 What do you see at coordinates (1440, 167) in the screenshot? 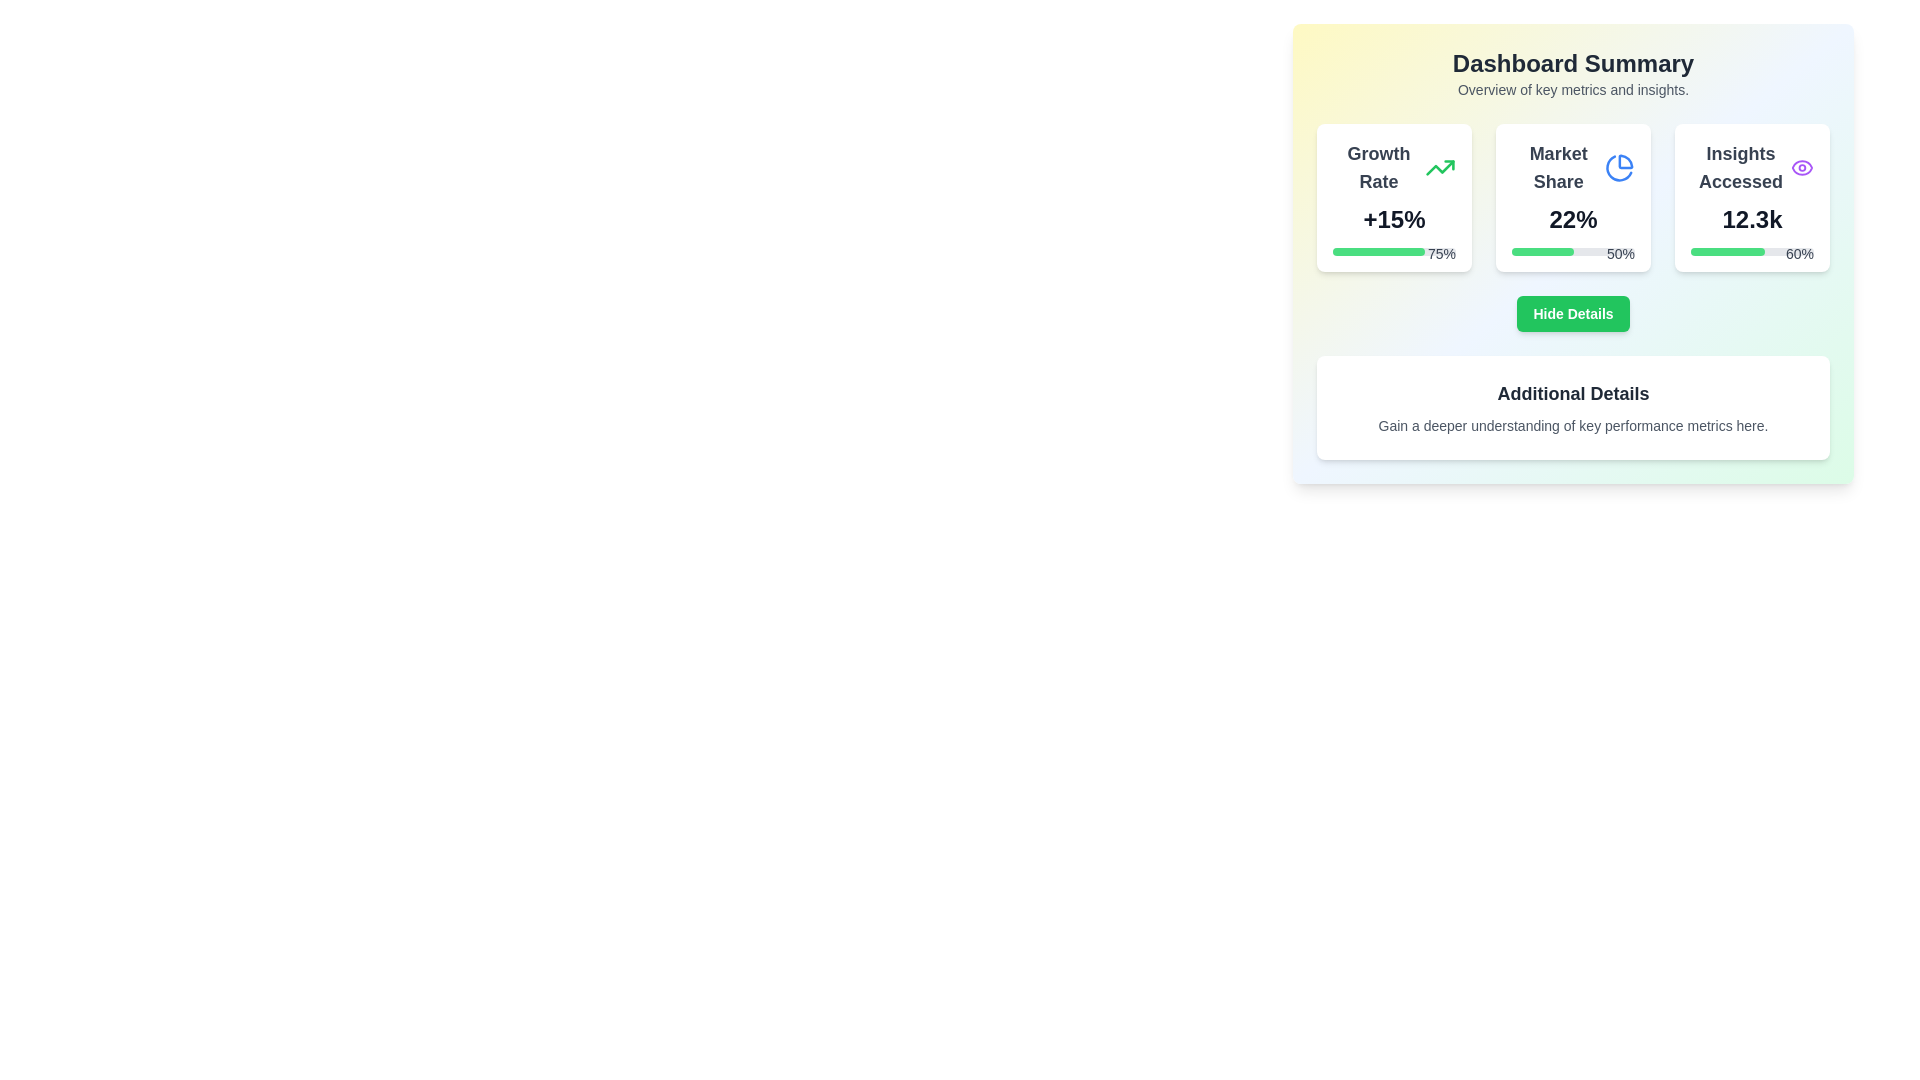
I see `the SVG graphic that serves as a decorative visual indicator for the 'Growth Rate' statistic in the top left area of the dashboard card` at bounding box center [1440, 167].